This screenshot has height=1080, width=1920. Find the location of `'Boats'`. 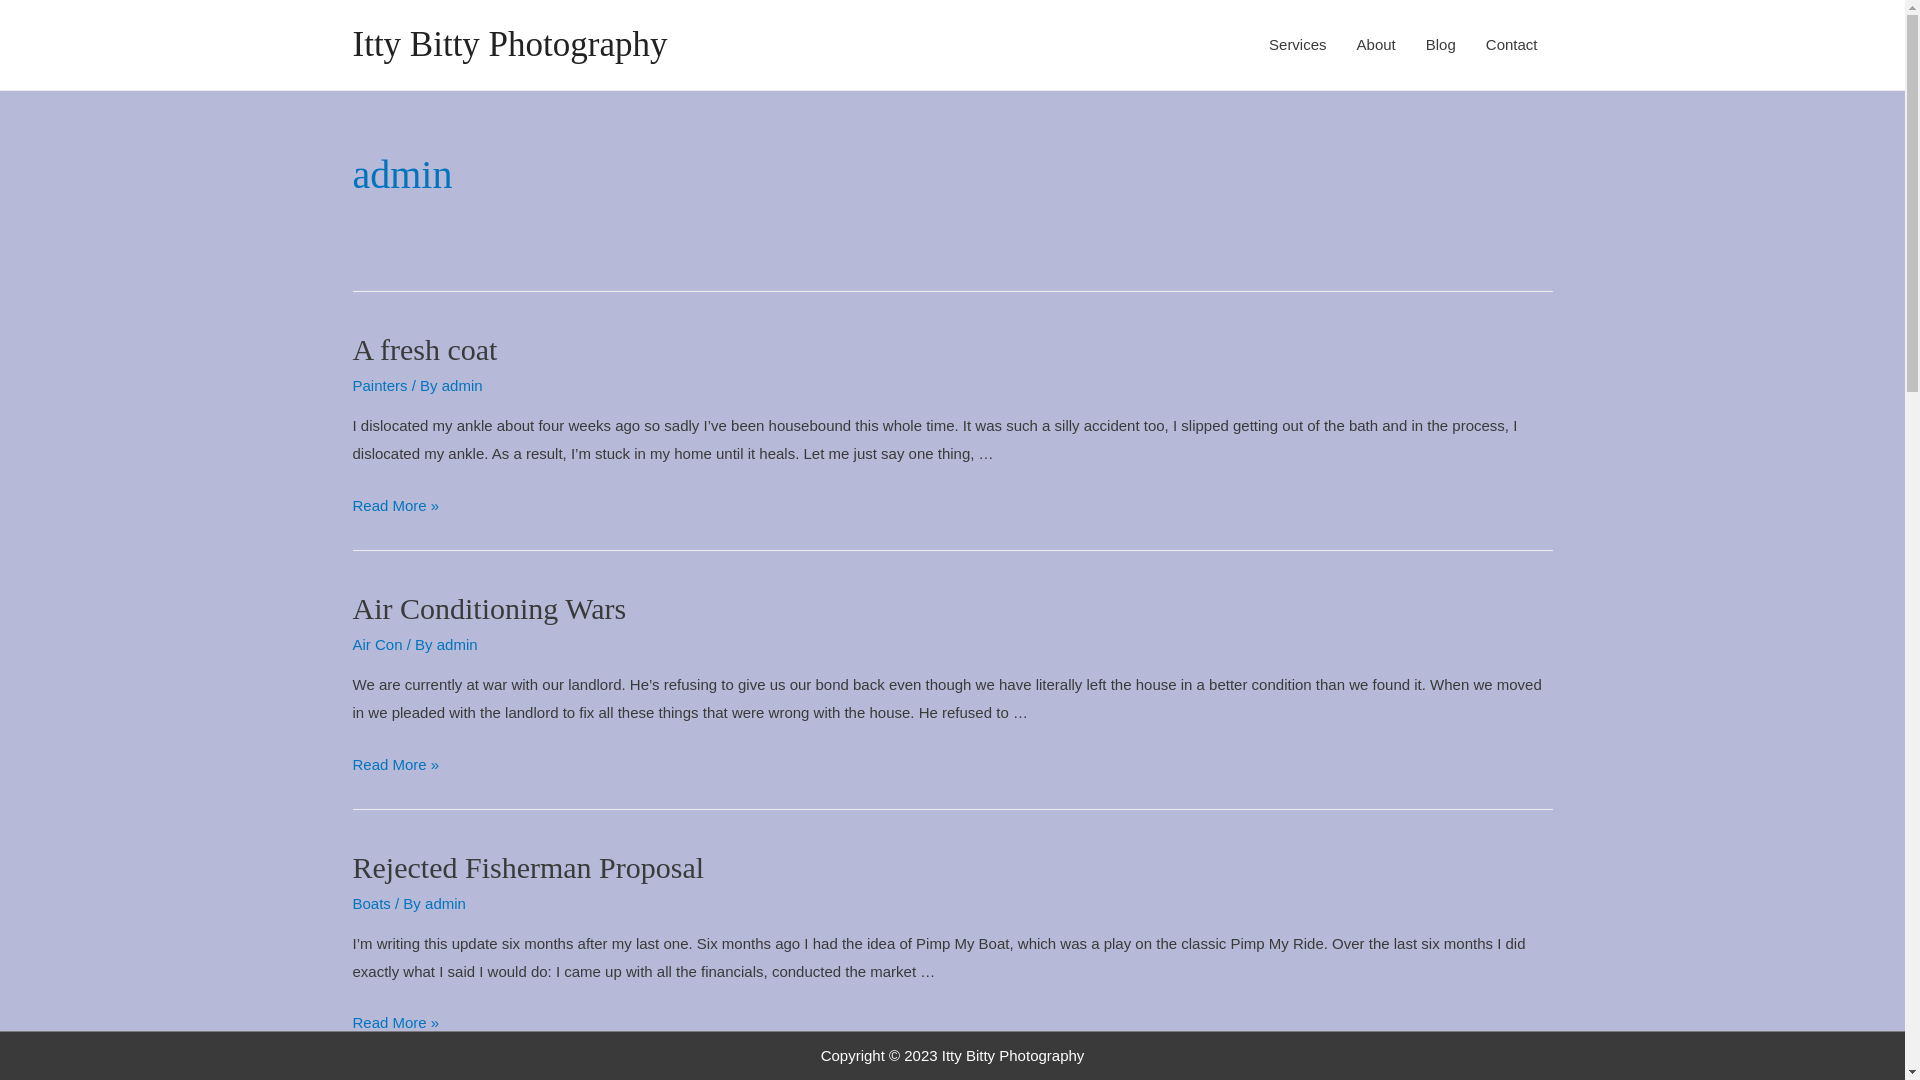

'Boats' is located at coordinates (370, 903).